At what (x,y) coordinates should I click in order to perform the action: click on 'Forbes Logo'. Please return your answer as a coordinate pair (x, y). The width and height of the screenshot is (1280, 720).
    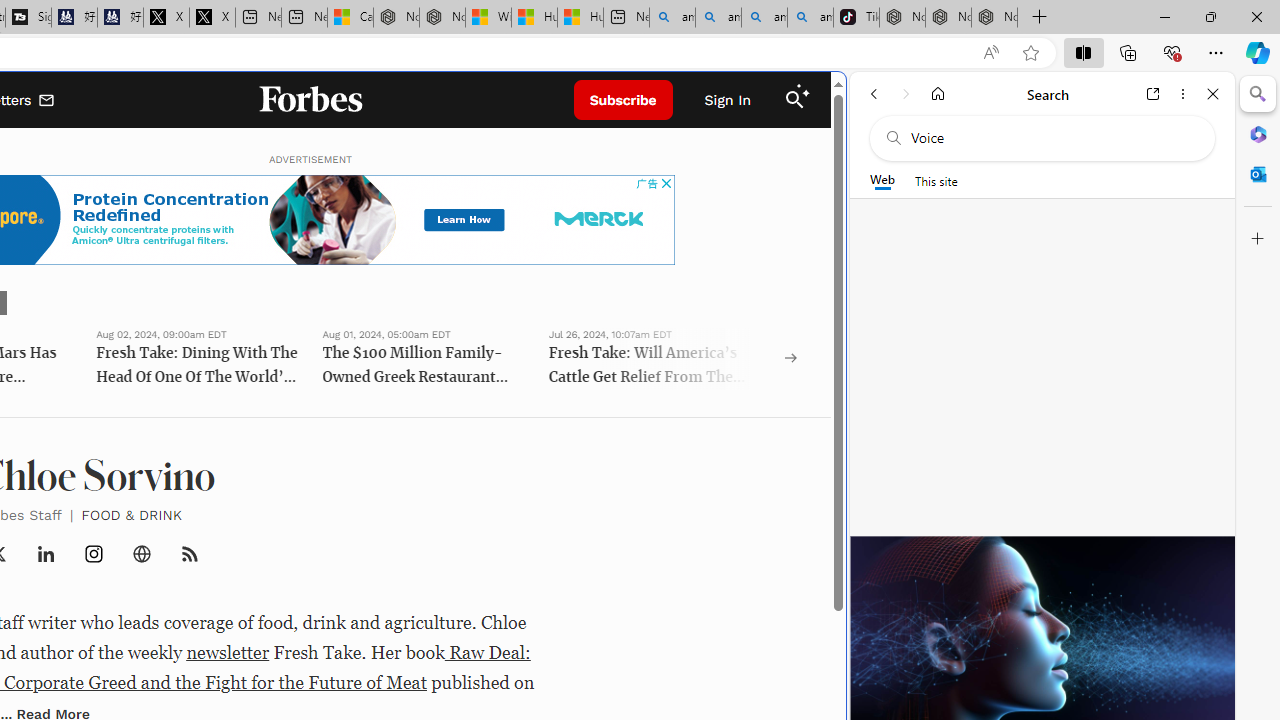
    Looking at the image, I should click on (310, 100).